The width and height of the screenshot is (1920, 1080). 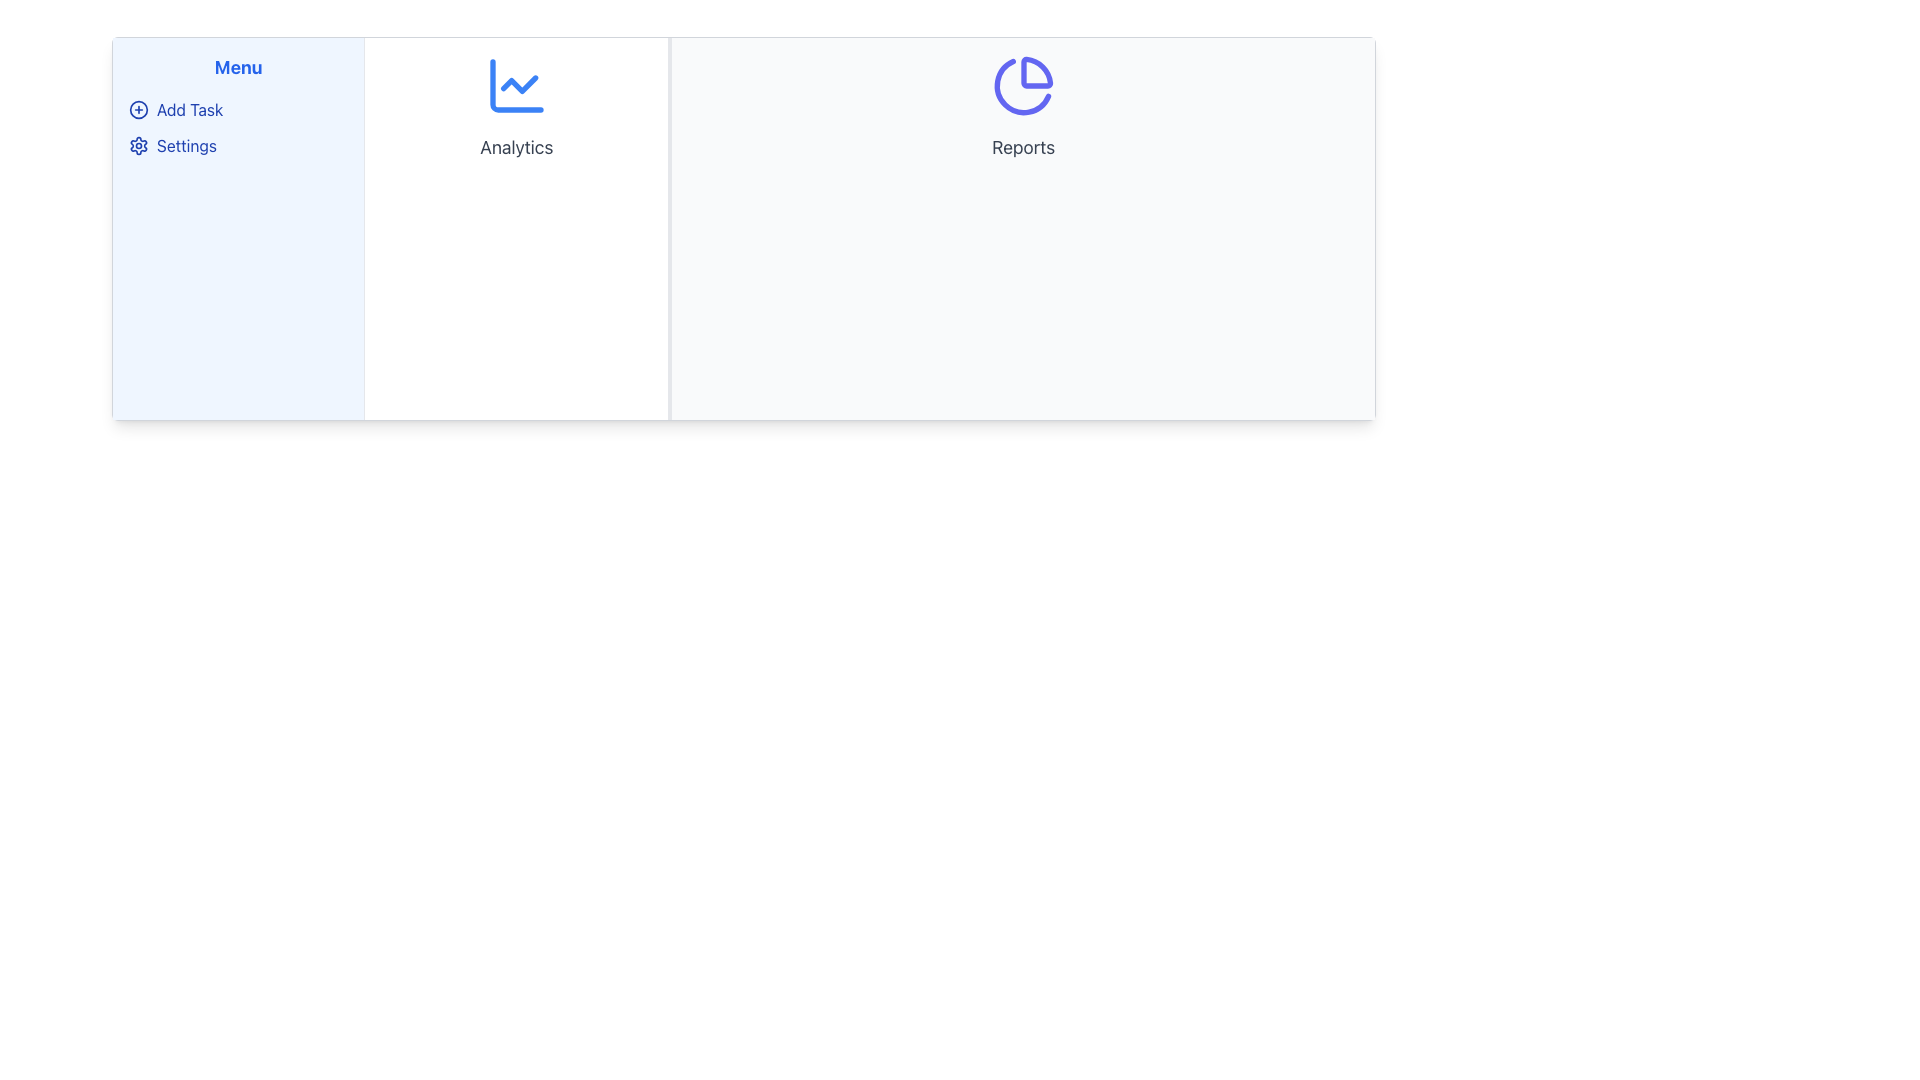 I want to click on the indigo-stroked quarter-circle segment of the pie chart icon located in the 'Reports' section, which is positioned near the label 'Reports', so click(x=1036, y=71).